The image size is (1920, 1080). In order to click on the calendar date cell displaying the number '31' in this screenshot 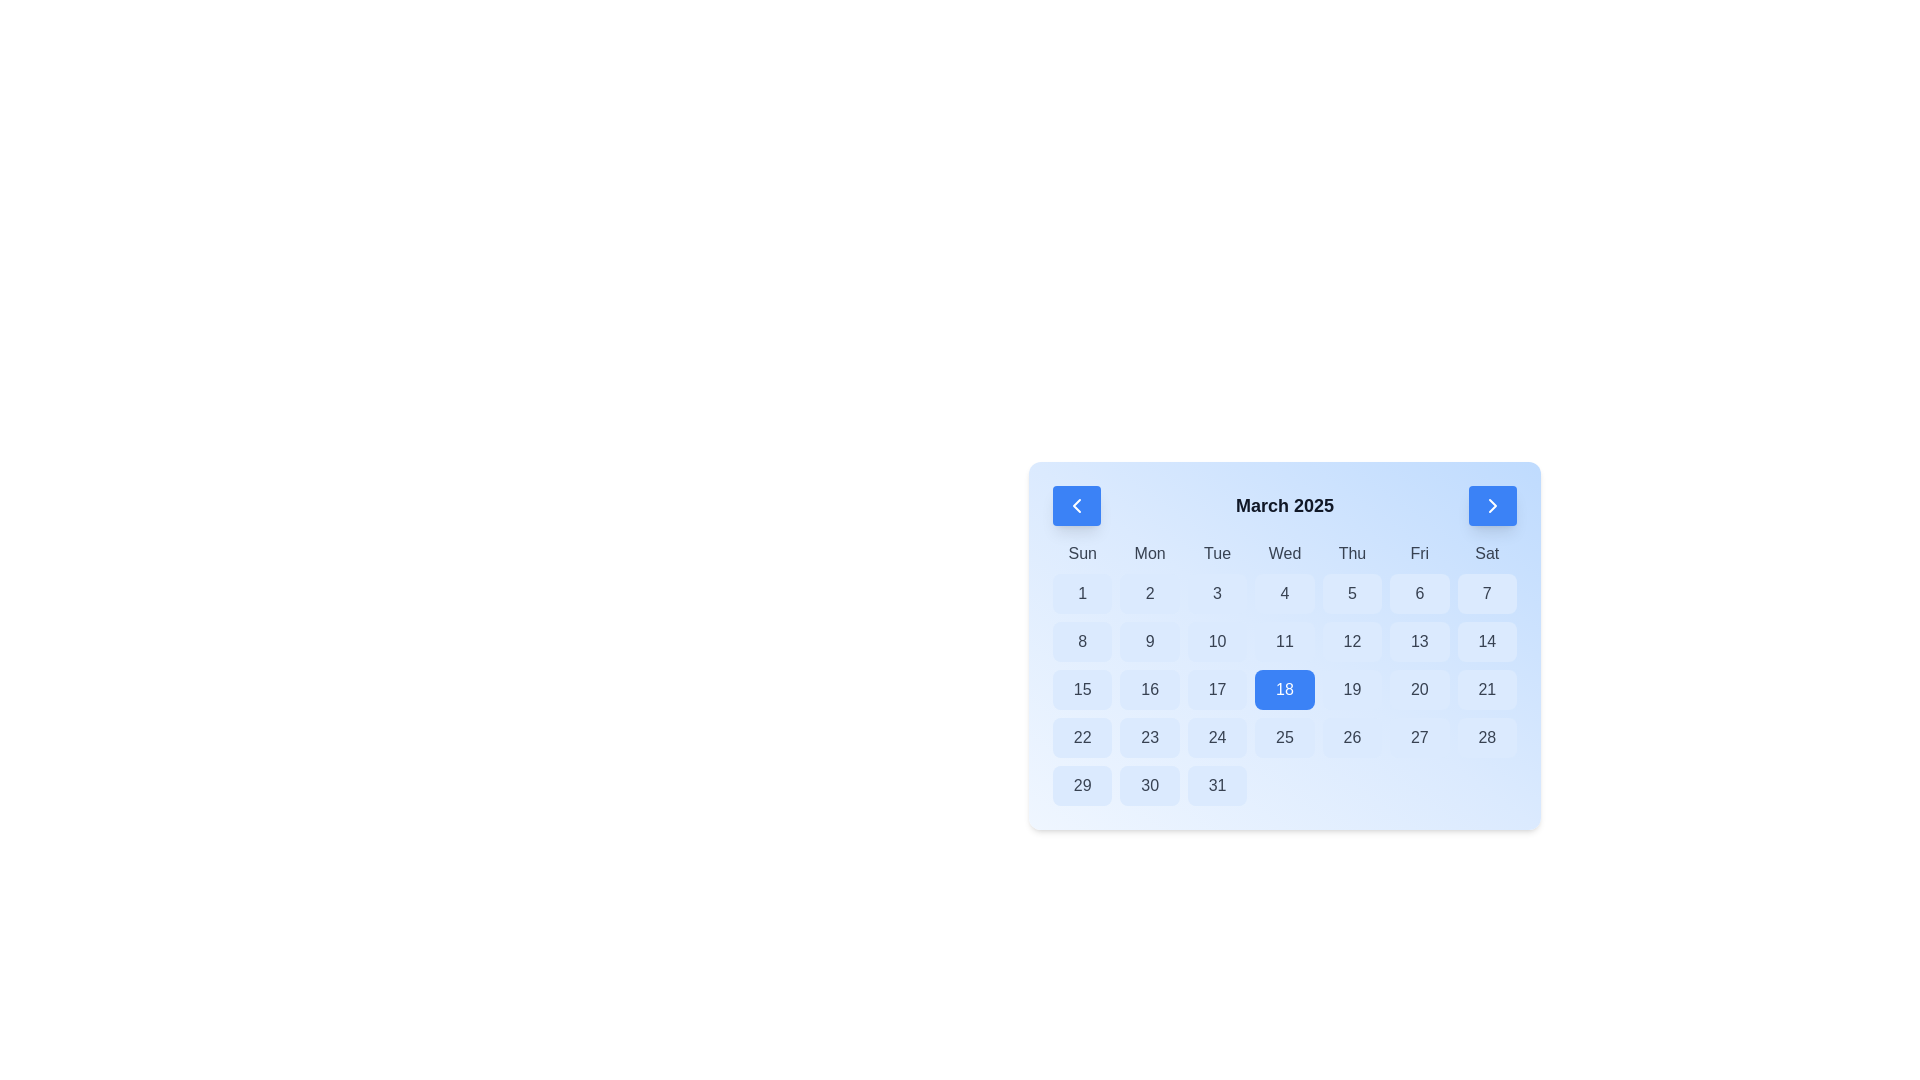, I will do `click(1216, 785)`.